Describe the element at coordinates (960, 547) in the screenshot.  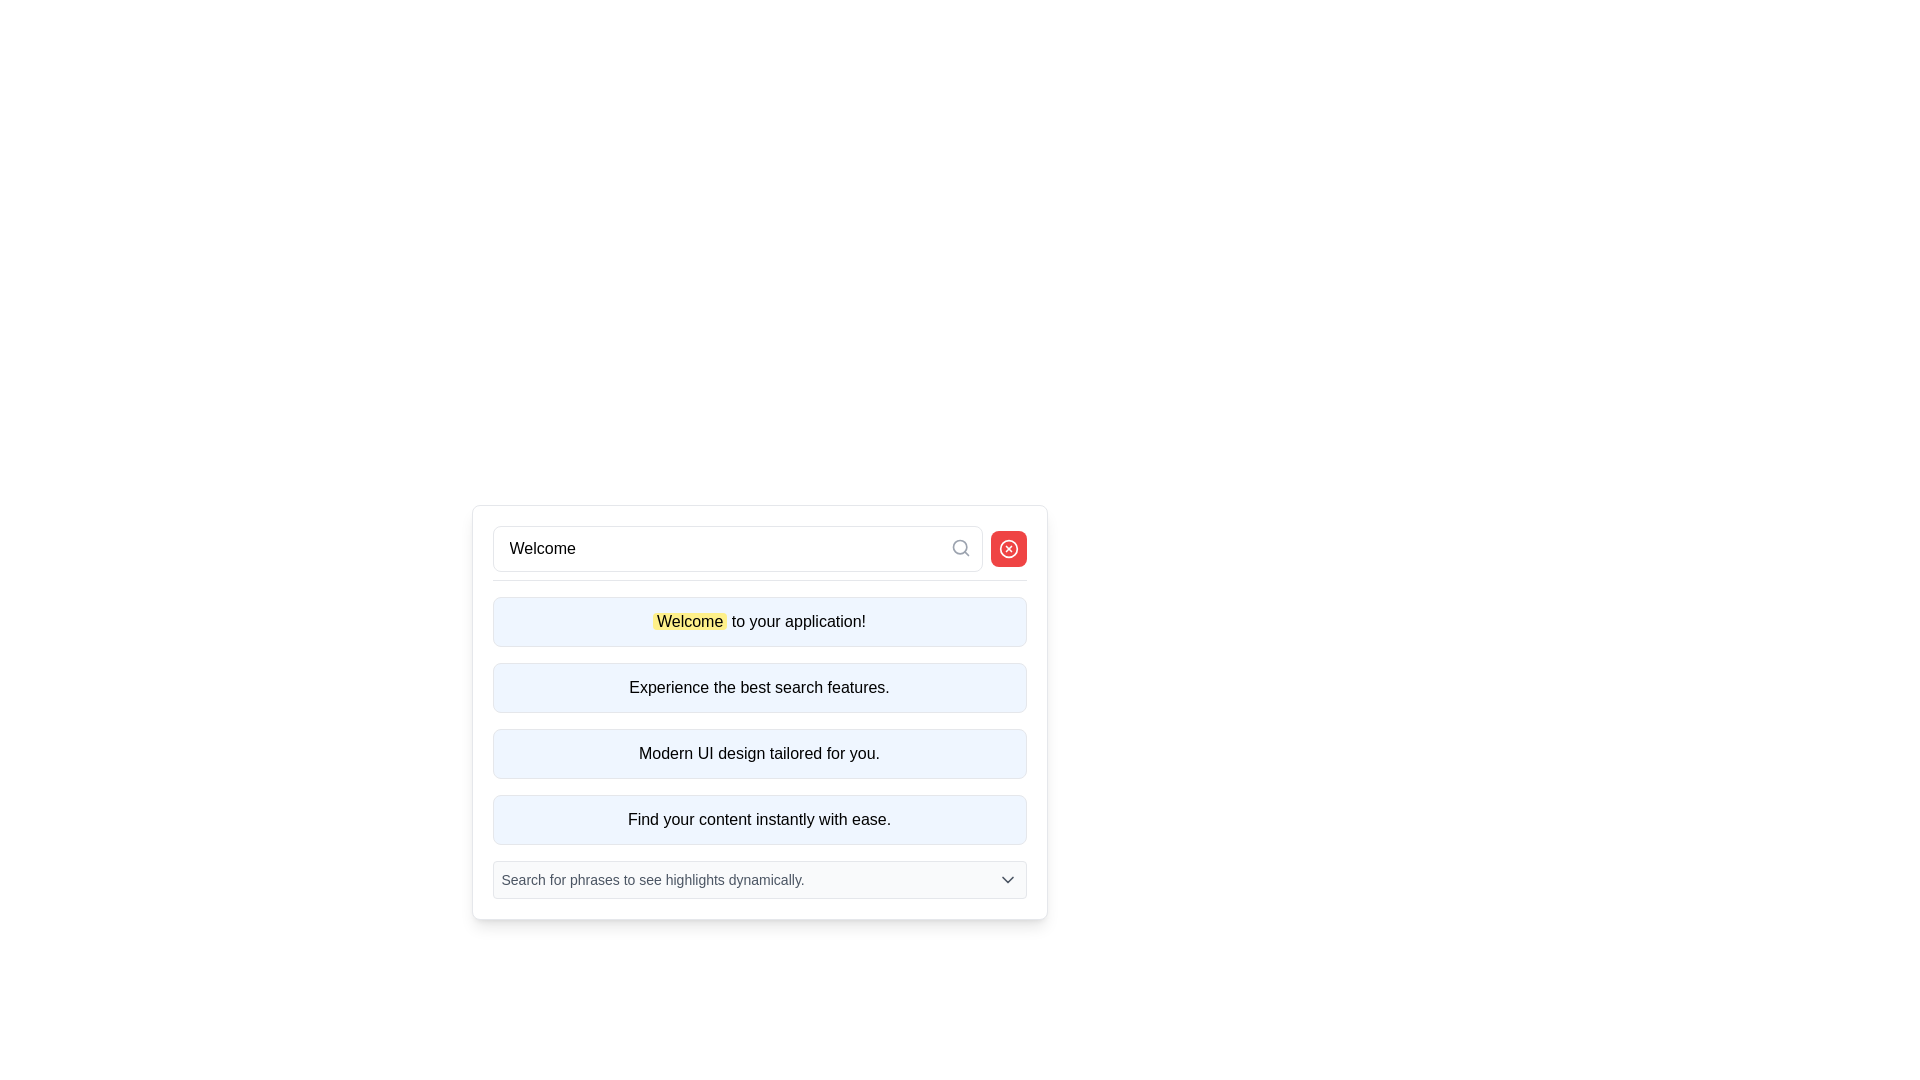
I see `the search icon located on the right-hand side of the search input field` at that location.